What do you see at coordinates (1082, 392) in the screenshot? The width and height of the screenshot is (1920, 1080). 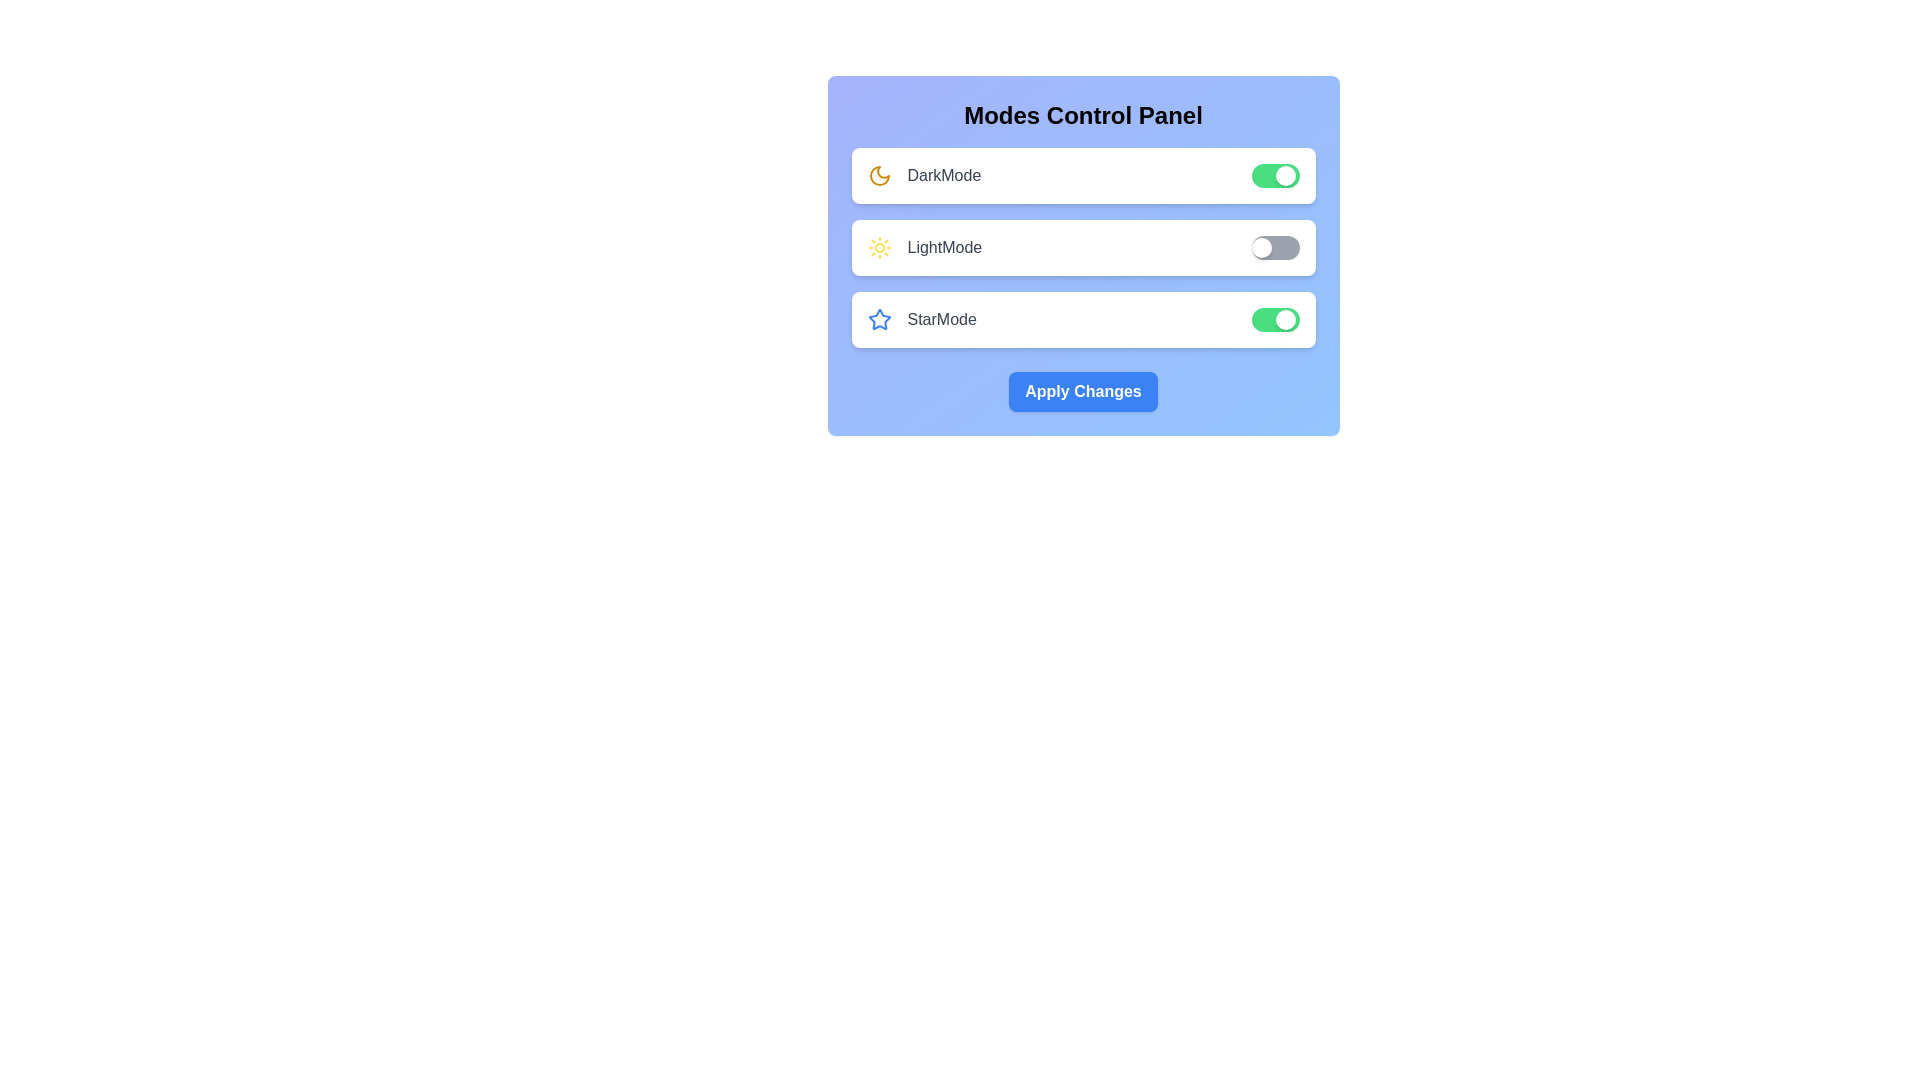 I see `the 'Apply Changes' button to apply the selected mode changes` at bounding box center [1082, 392].